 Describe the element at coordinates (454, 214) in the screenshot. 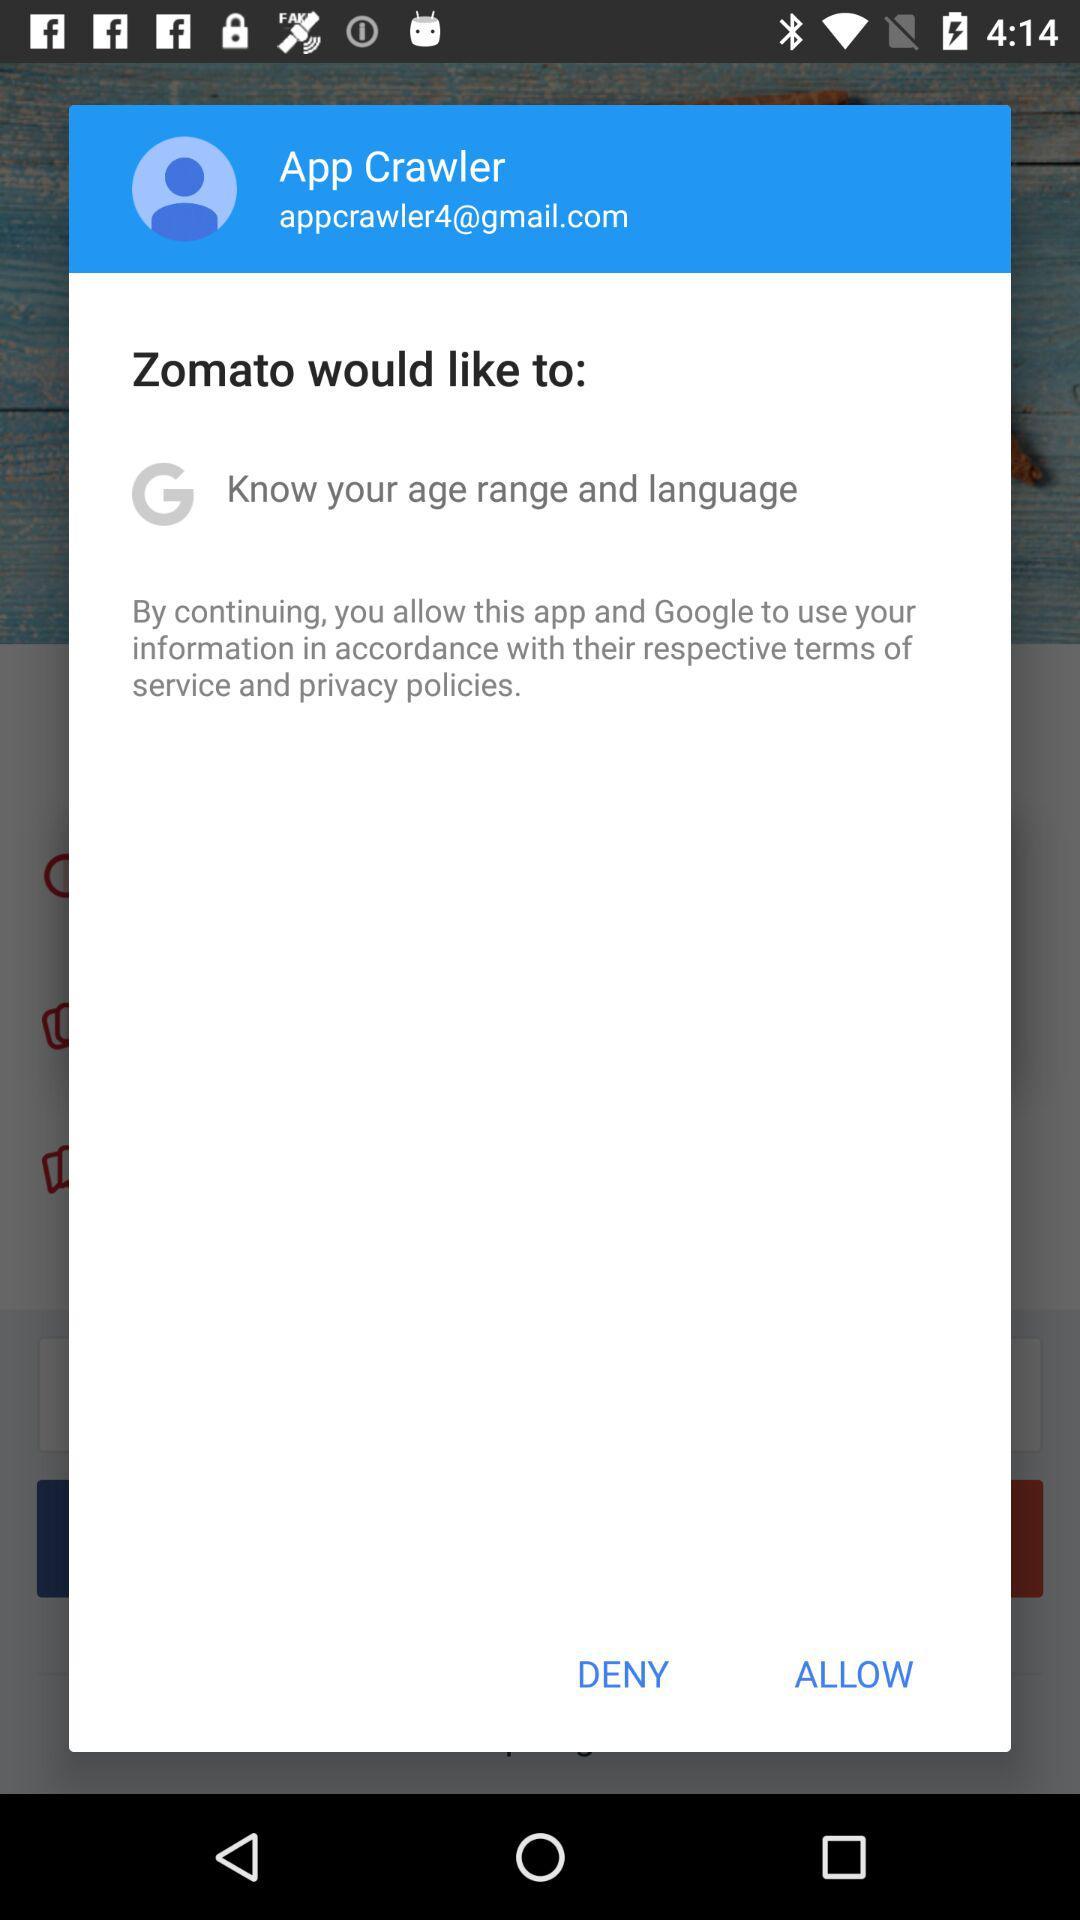

I see `appcrawler4@gmail.com item` at that location.